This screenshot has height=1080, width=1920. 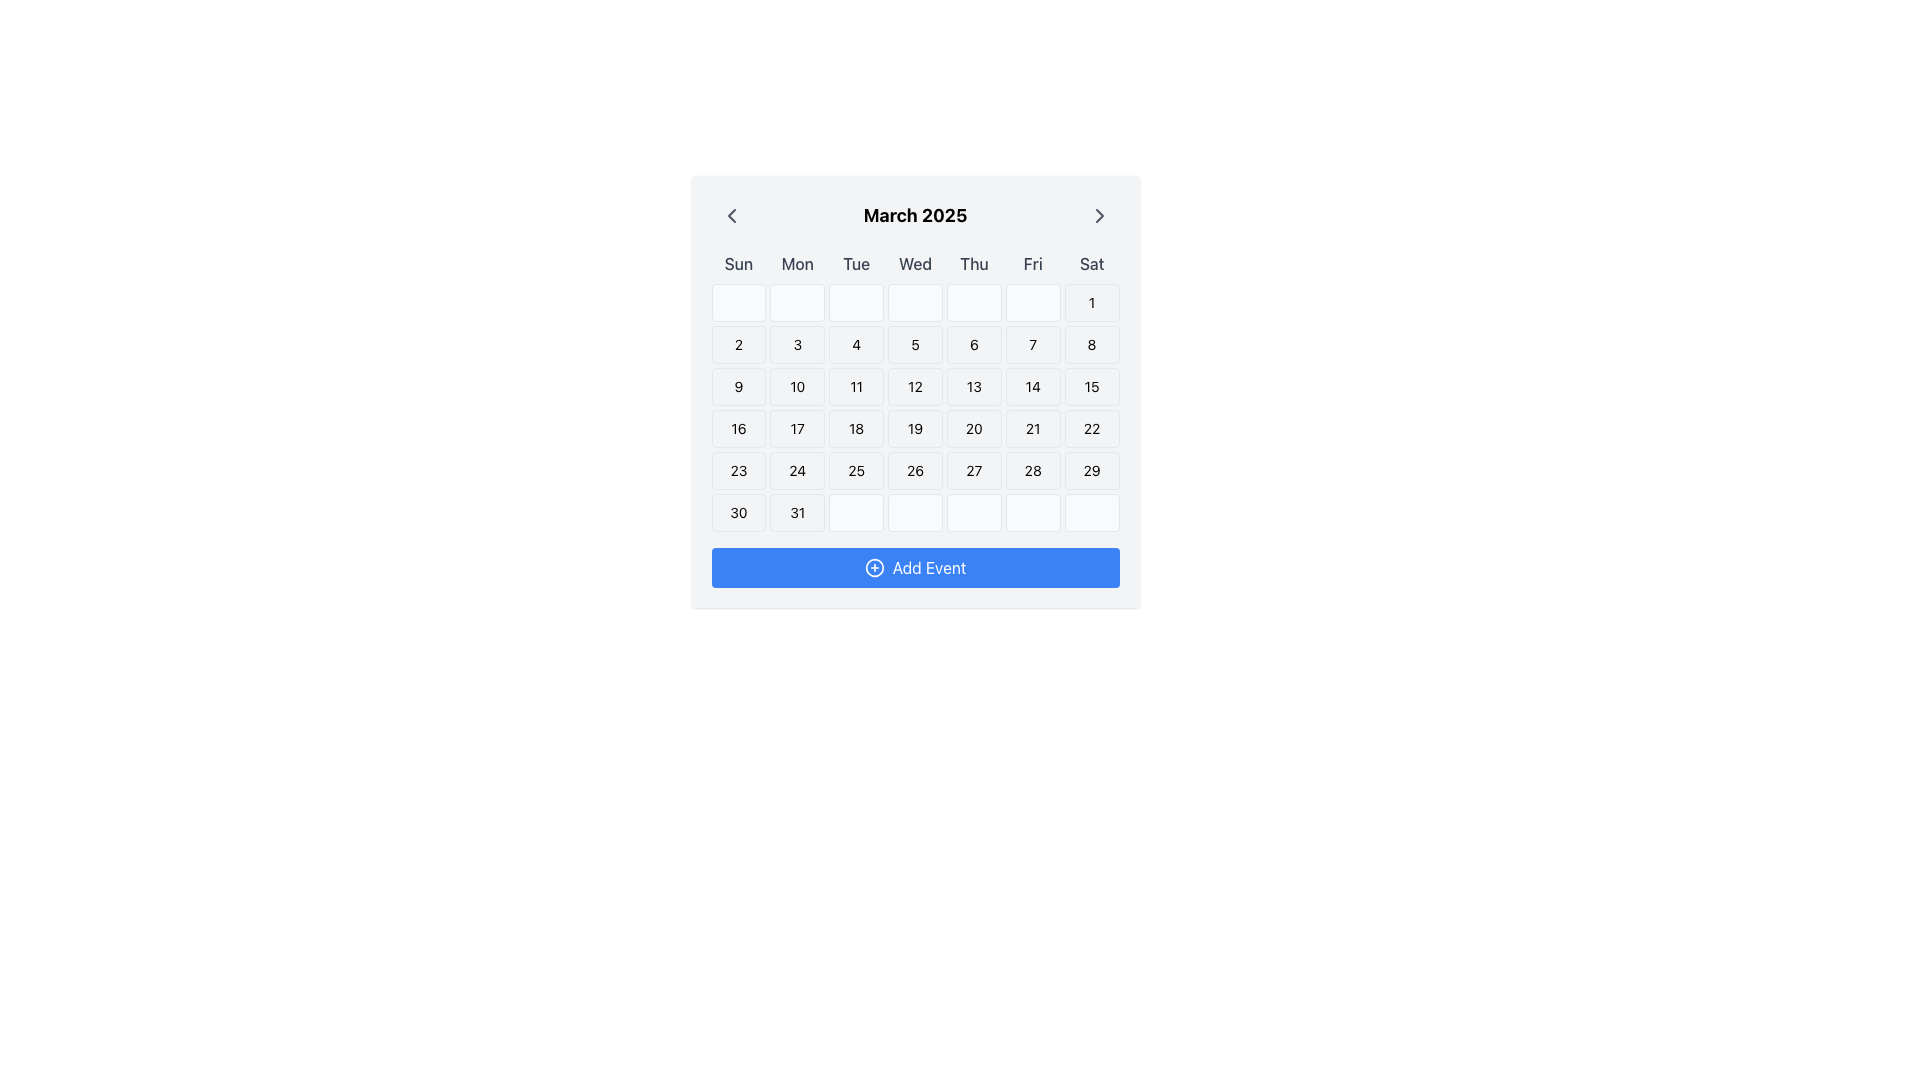 I want to click on the leftward-pointing chevron icon located to the left of the calendar heading 'March 2025', so click(x=730, y=216).